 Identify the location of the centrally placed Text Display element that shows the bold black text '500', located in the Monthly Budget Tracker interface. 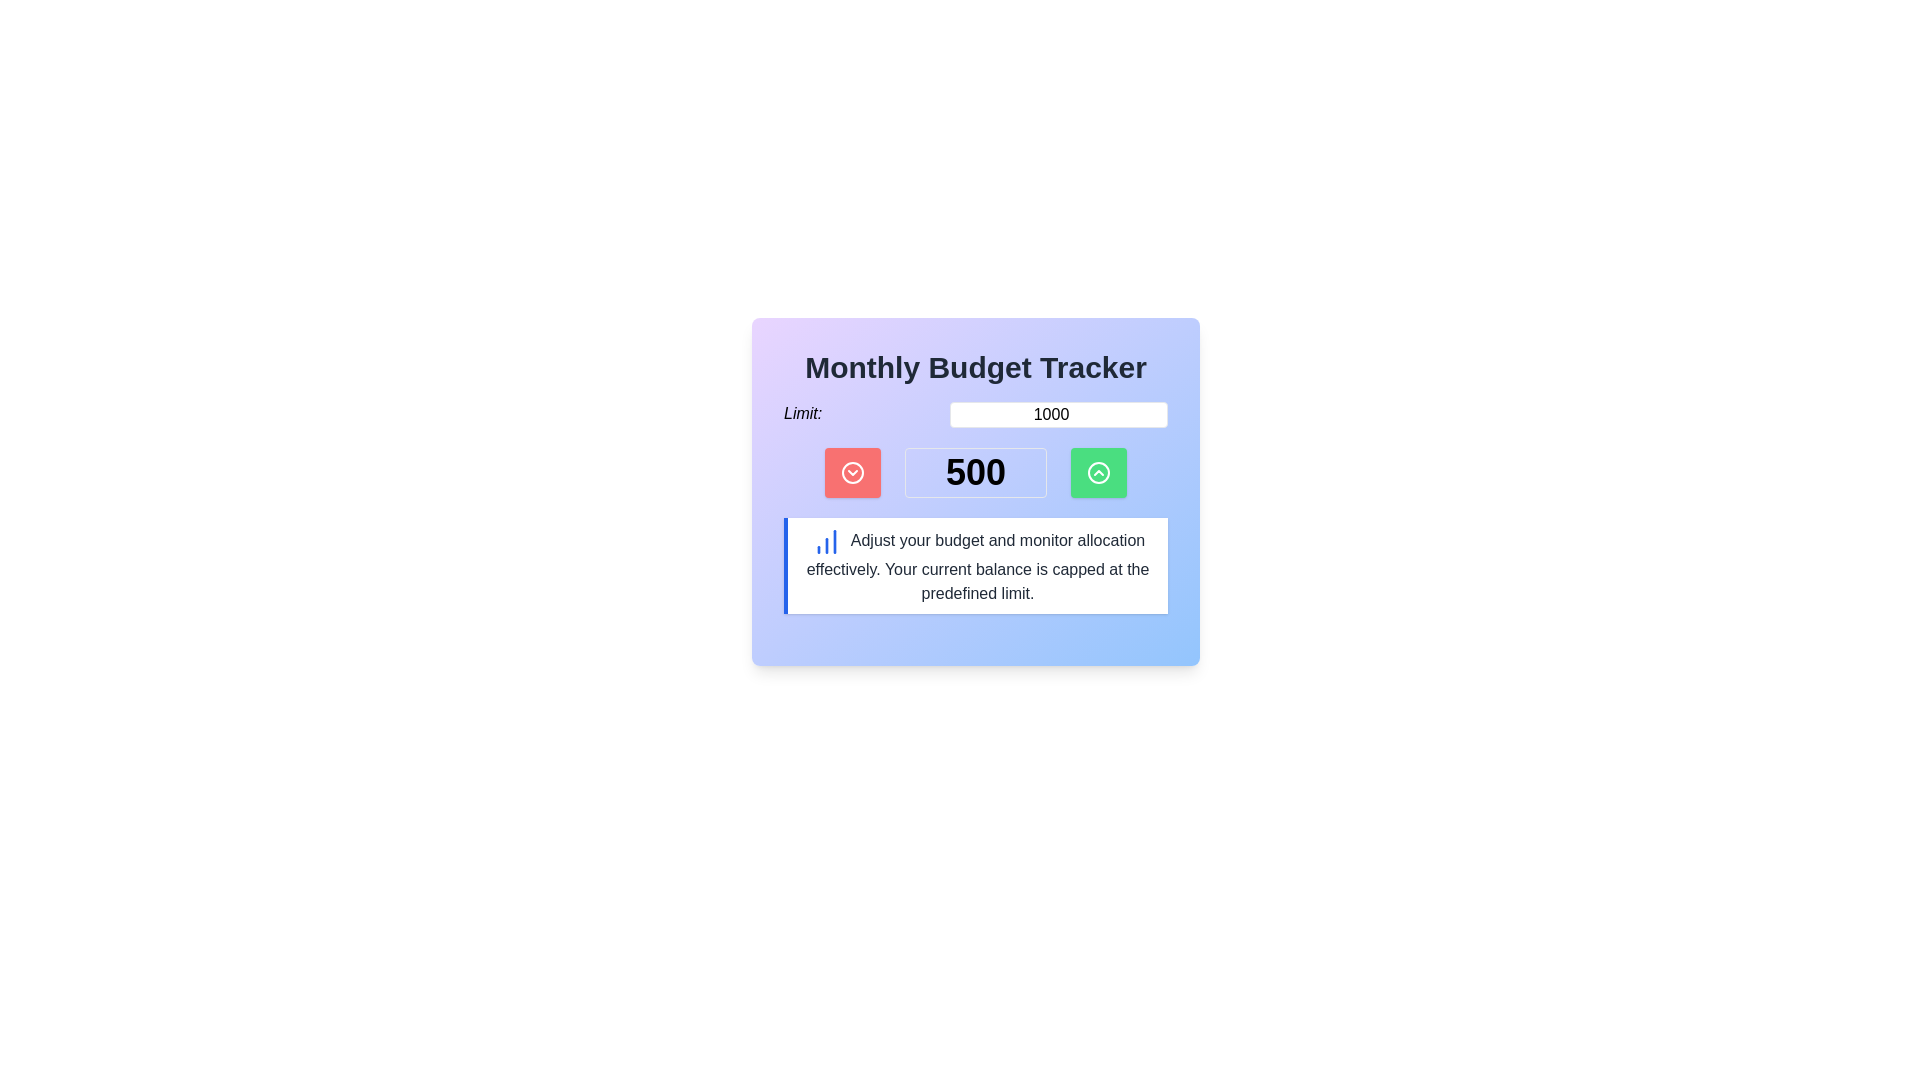
(975, 473).